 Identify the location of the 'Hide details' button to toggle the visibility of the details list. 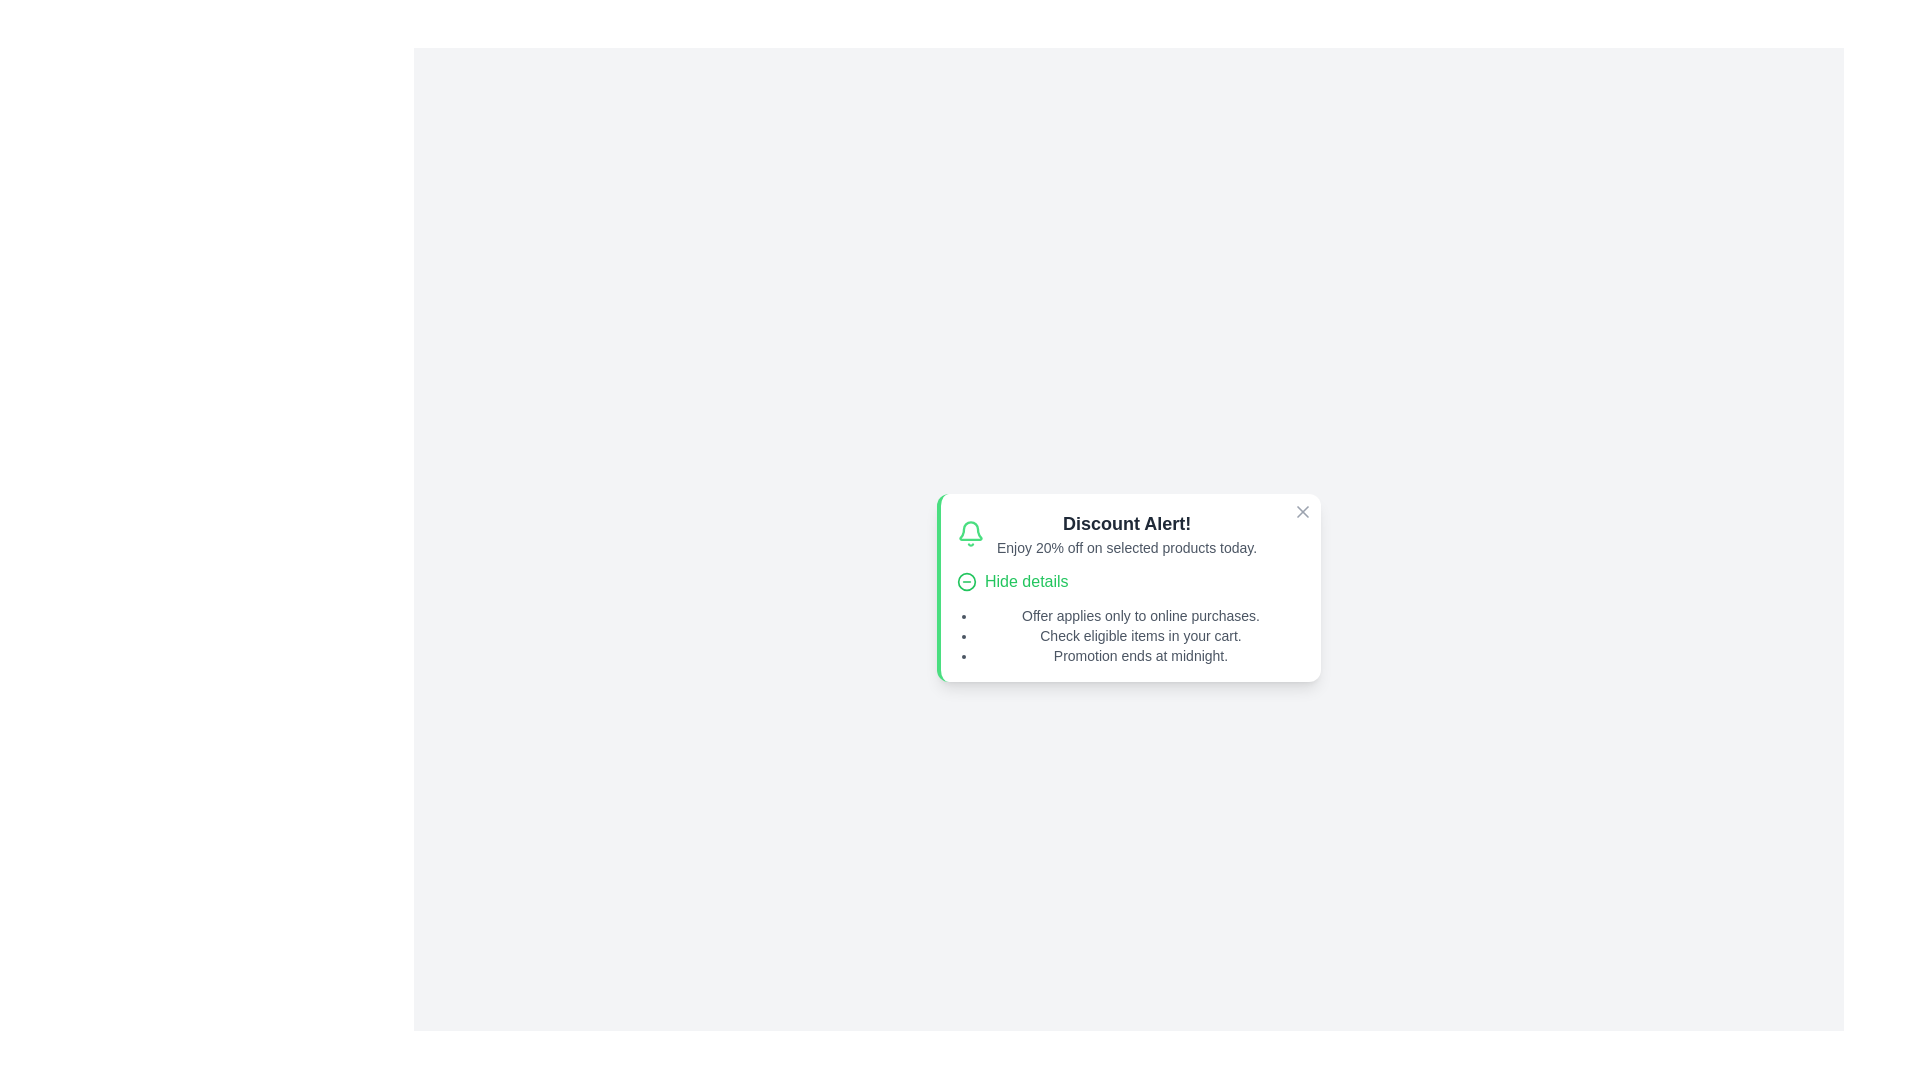
(1012, 582).